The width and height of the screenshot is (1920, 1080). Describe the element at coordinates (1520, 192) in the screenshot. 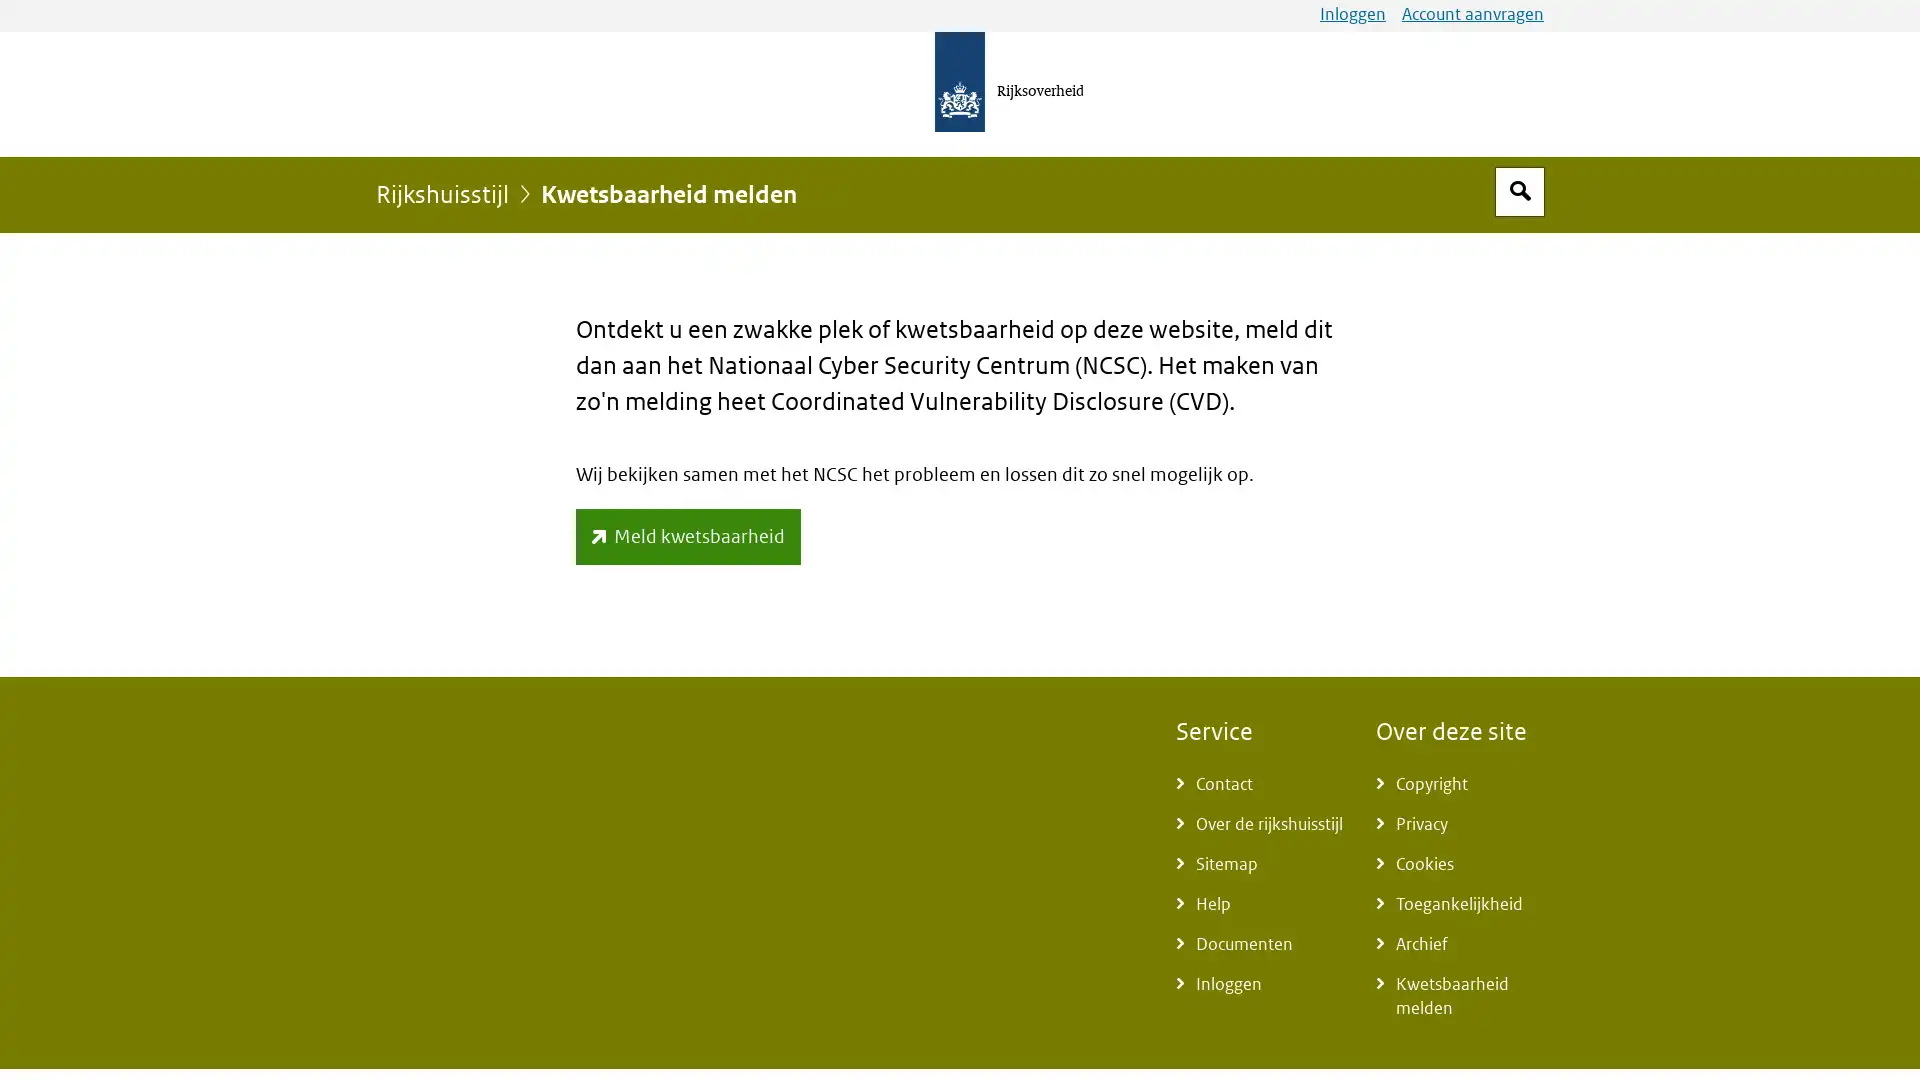

I see `Open zoekveld` at that location.